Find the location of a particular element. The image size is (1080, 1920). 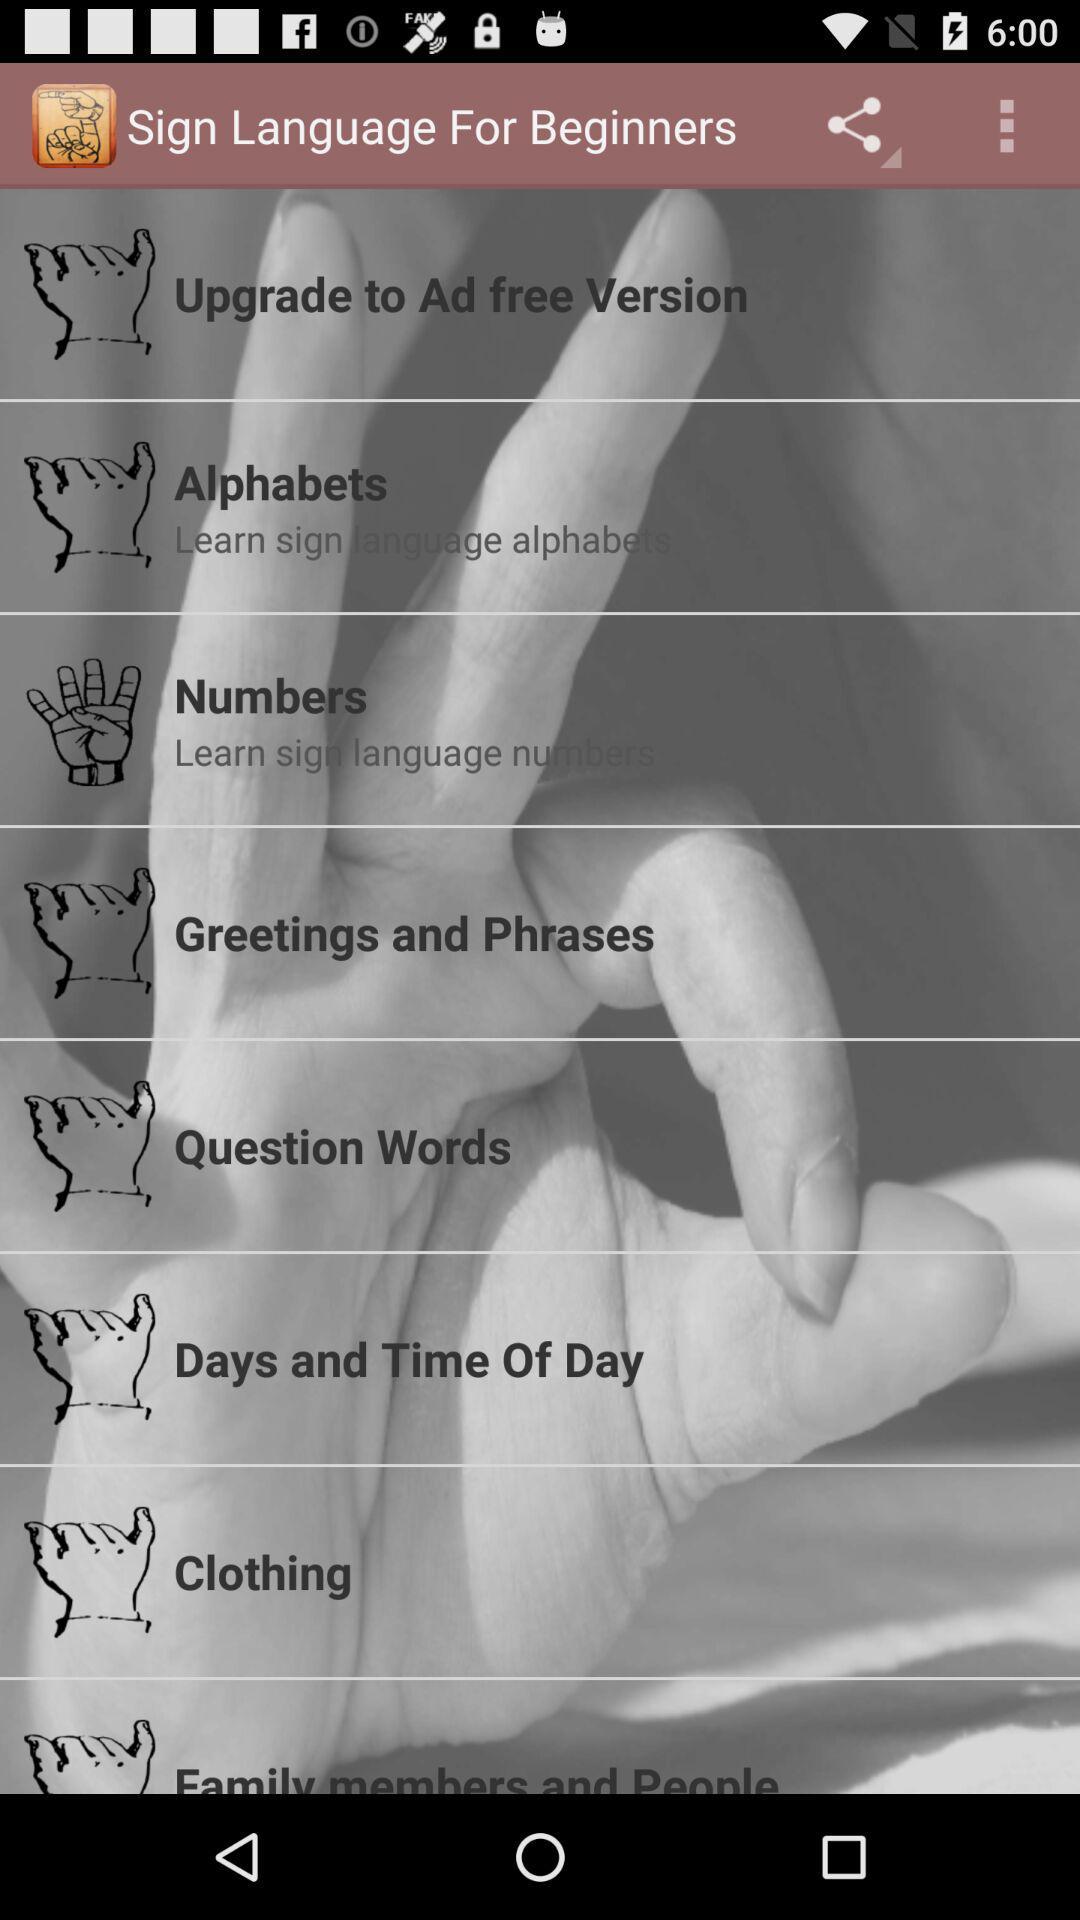

the icon above family members and app is located at coordinates (613, 1570).